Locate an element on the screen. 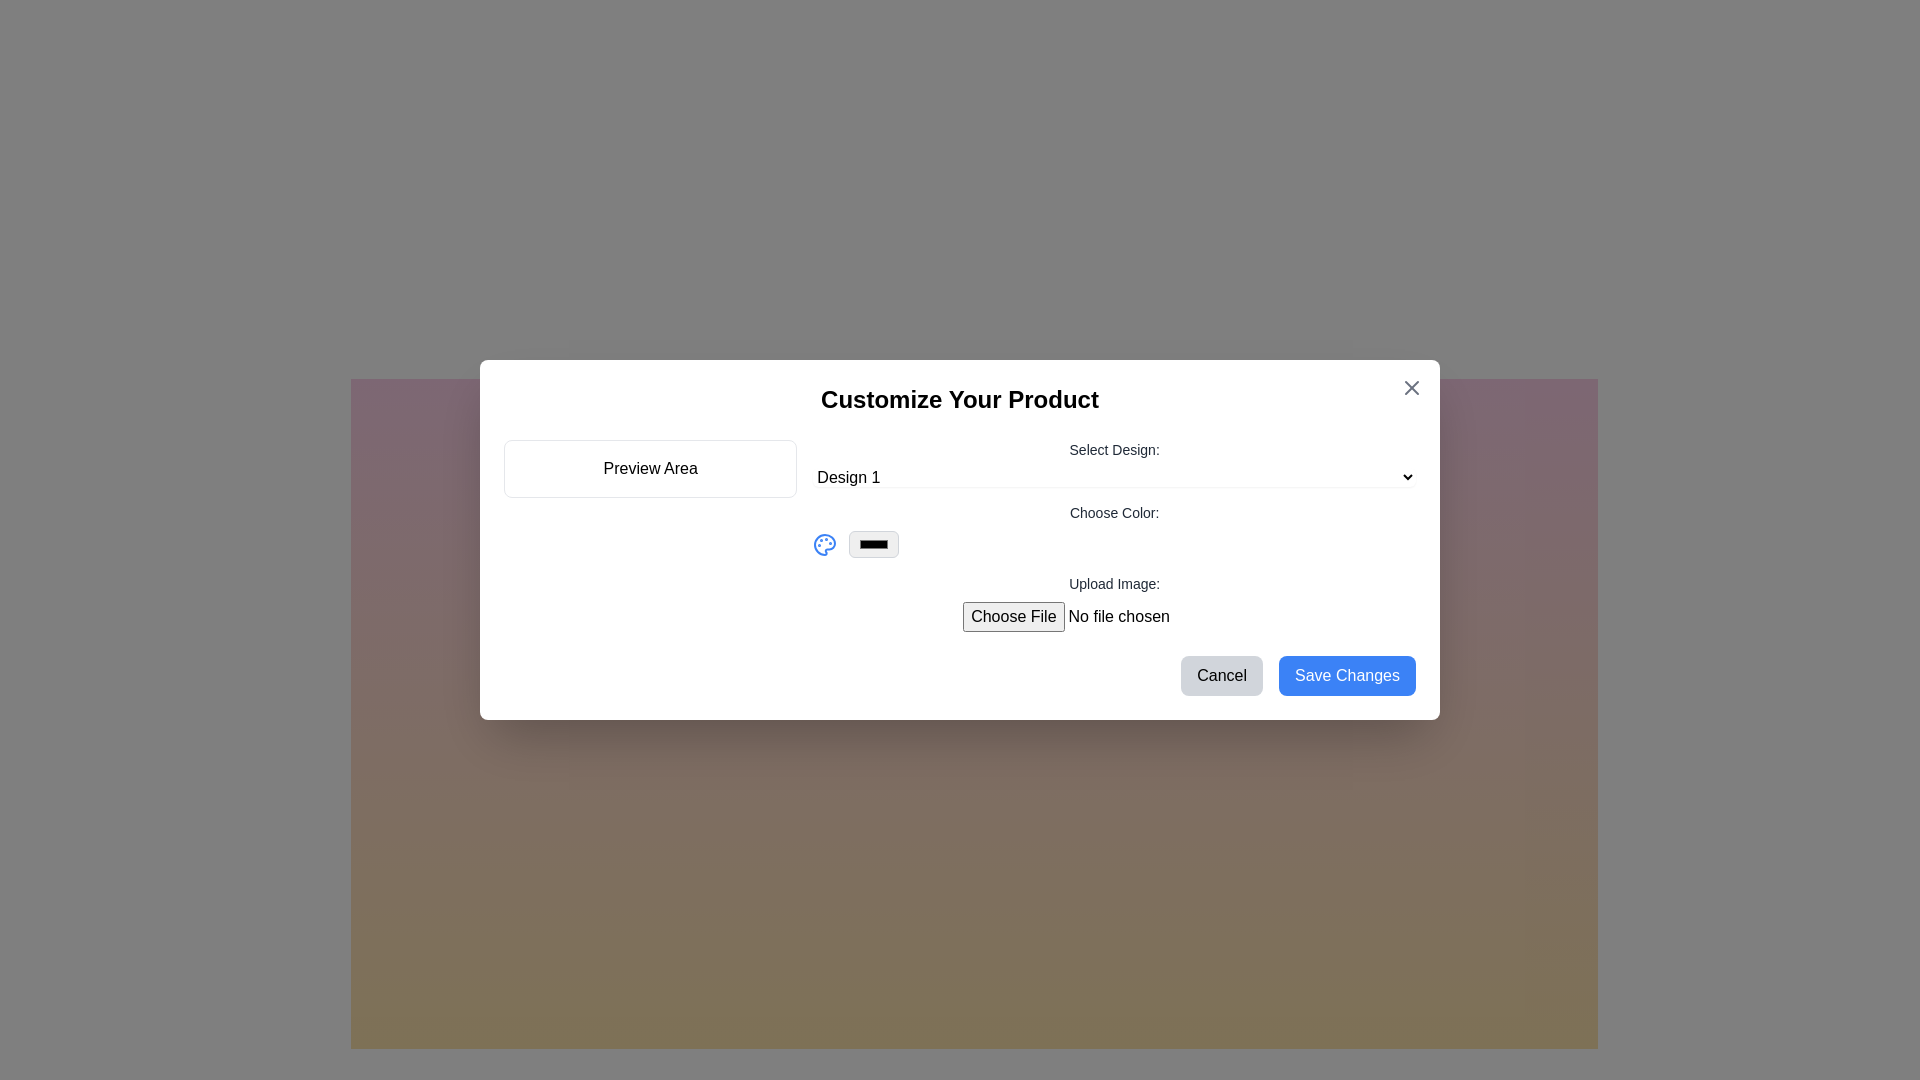 The image size is (1920, 1080). the label text that reads 'Select Design:', which is styled with a small font size and medium weight, located at the top of the modal interface above the dropdown menu is located at coordinates (1113, 450).